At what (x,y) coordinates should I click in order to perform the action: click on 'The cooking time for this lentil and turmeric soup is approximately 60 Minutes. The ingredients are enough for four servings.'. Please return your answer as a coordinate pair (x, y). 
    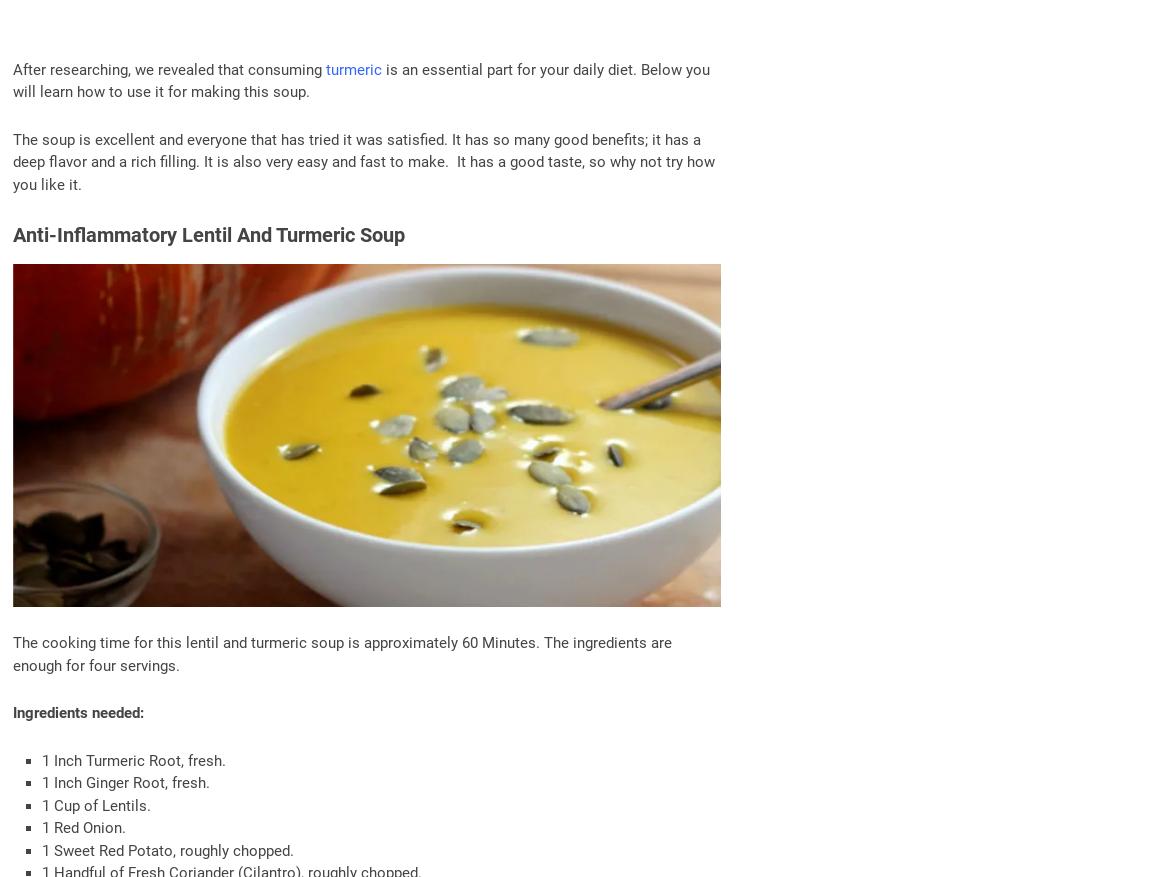
    Looking at the image, I should click on (342, 653).